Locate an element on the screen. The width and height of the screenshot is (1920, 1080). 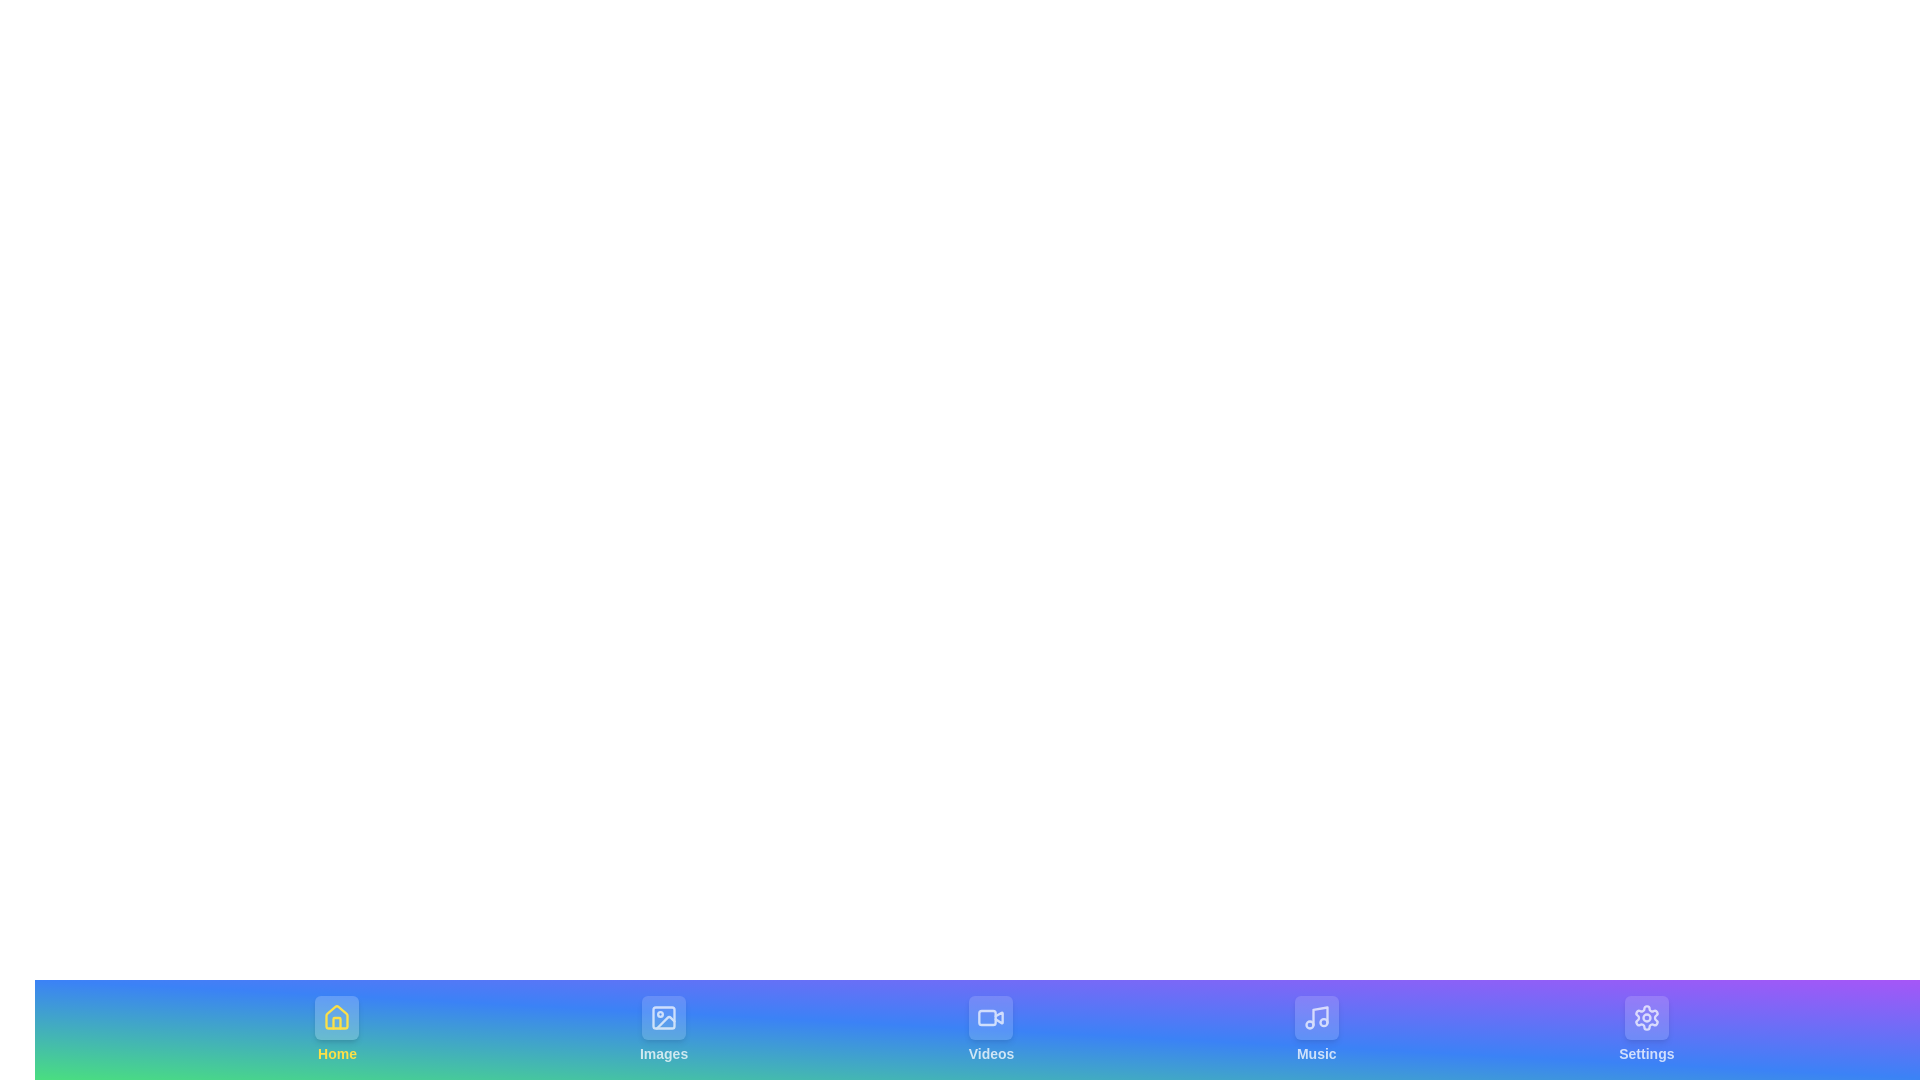
the tab labeled Music by clicking on its center is located at coordinates (1315, 1029).